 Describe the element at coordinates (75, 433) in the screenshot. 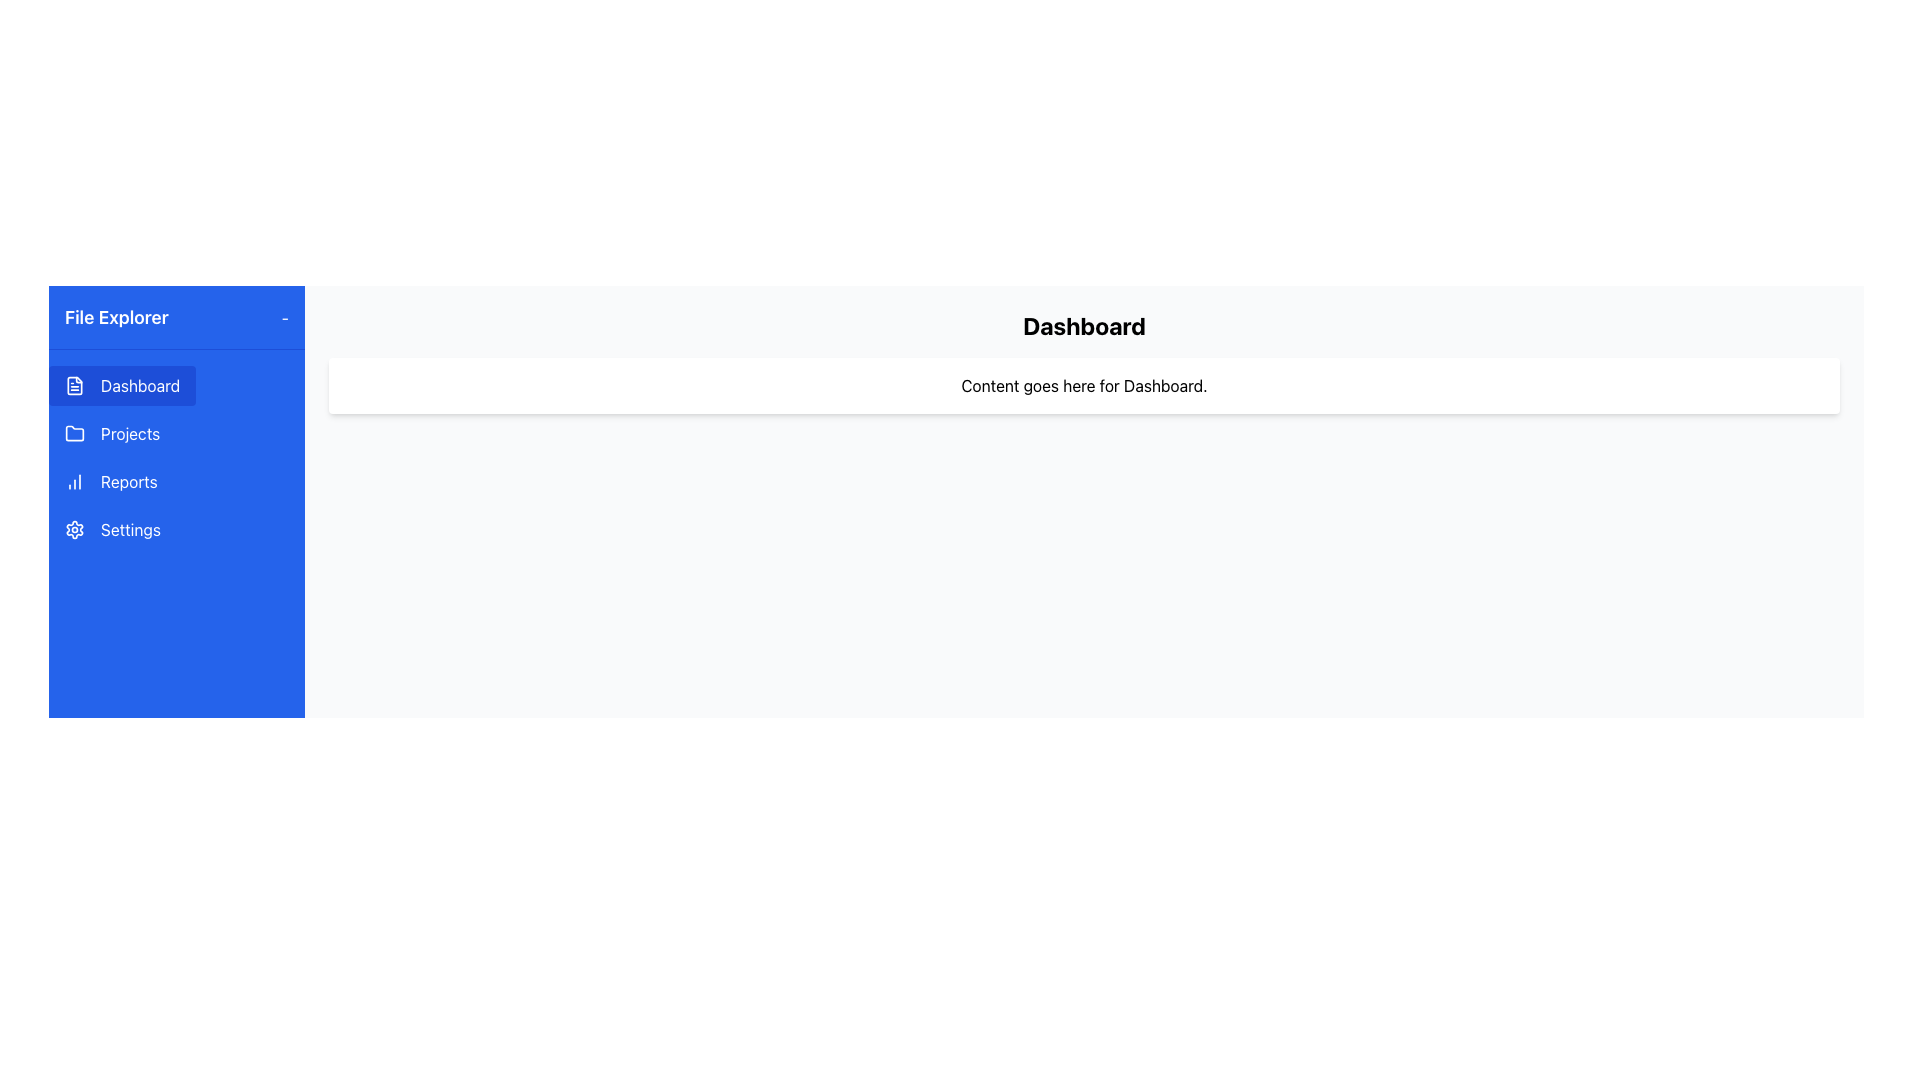

I see `the folder icon with a blue background, which is positioned to the left of the 'Projects' text in the sidebar menu` at that location.